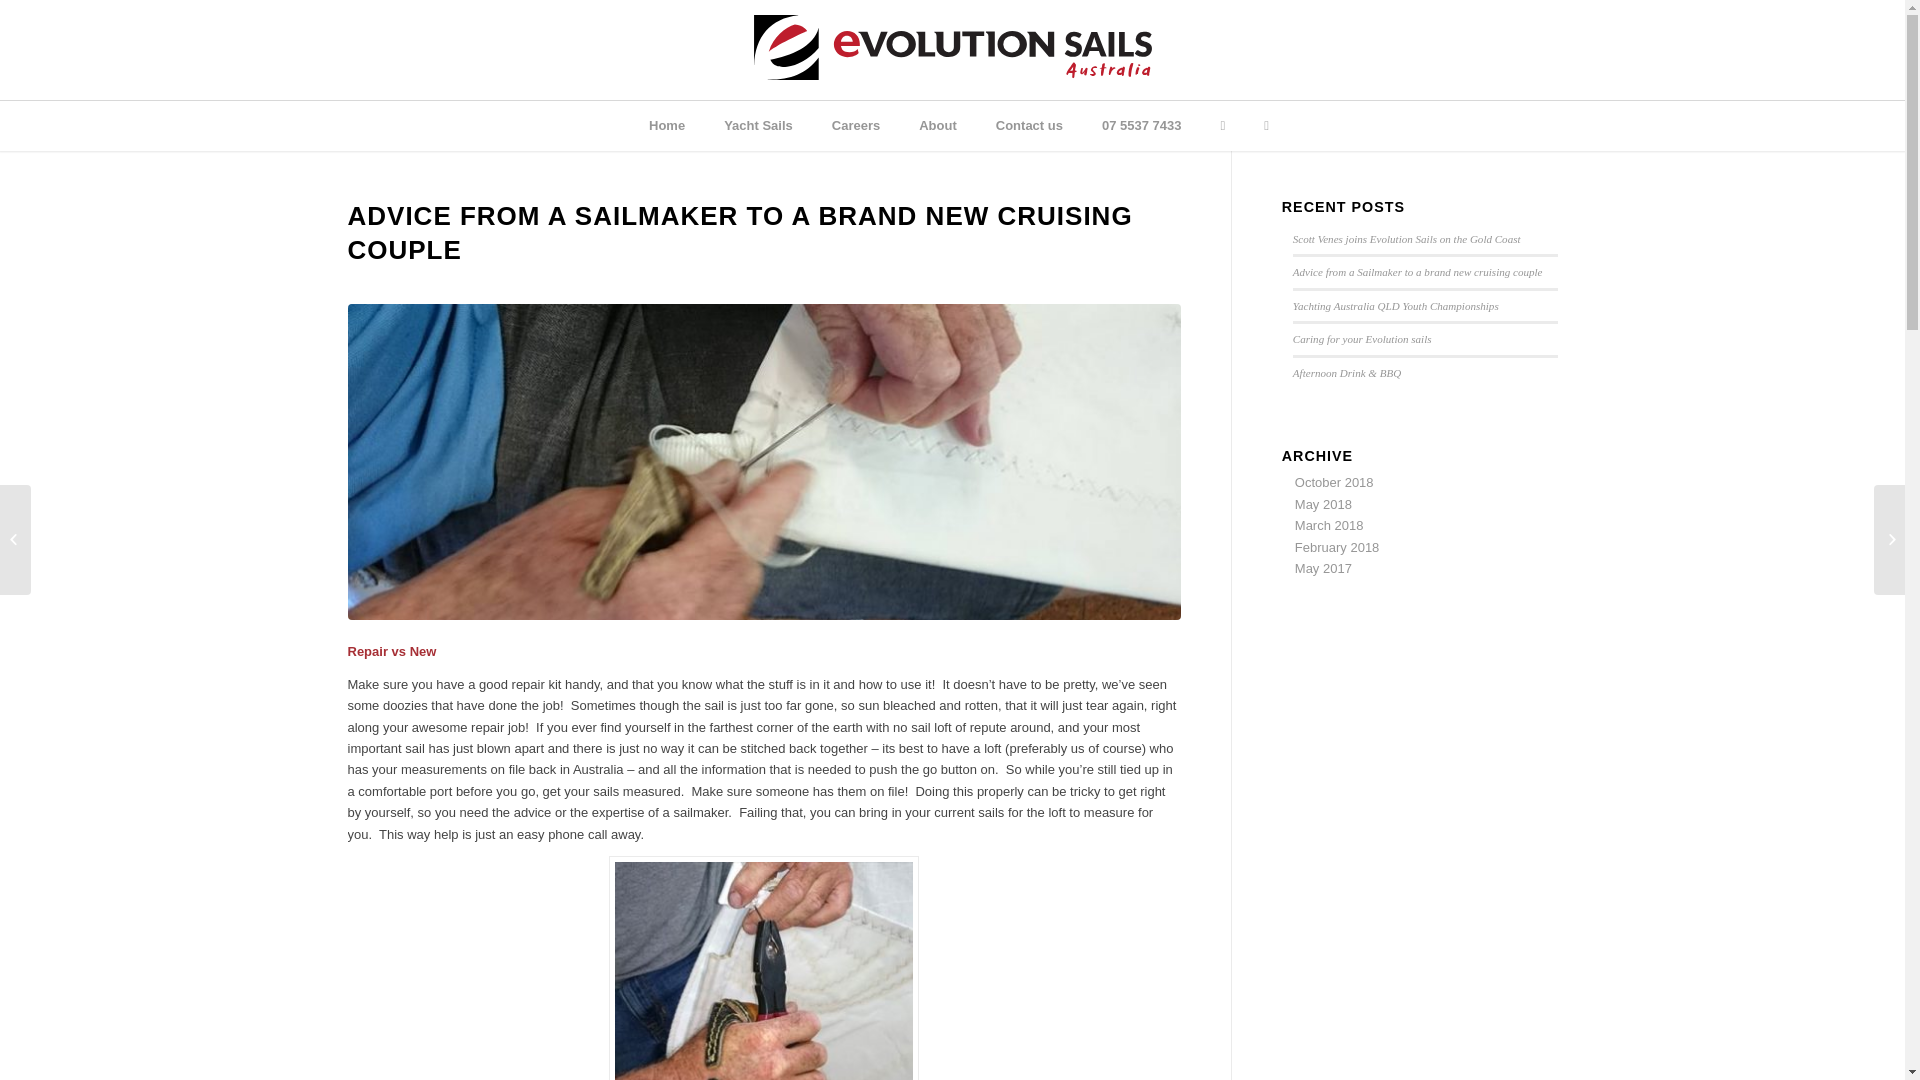 The image size is (1920, 1080). I want to click on 'Advice from a Sailmaker to a brand new cruising couple', so click(1416, 272).